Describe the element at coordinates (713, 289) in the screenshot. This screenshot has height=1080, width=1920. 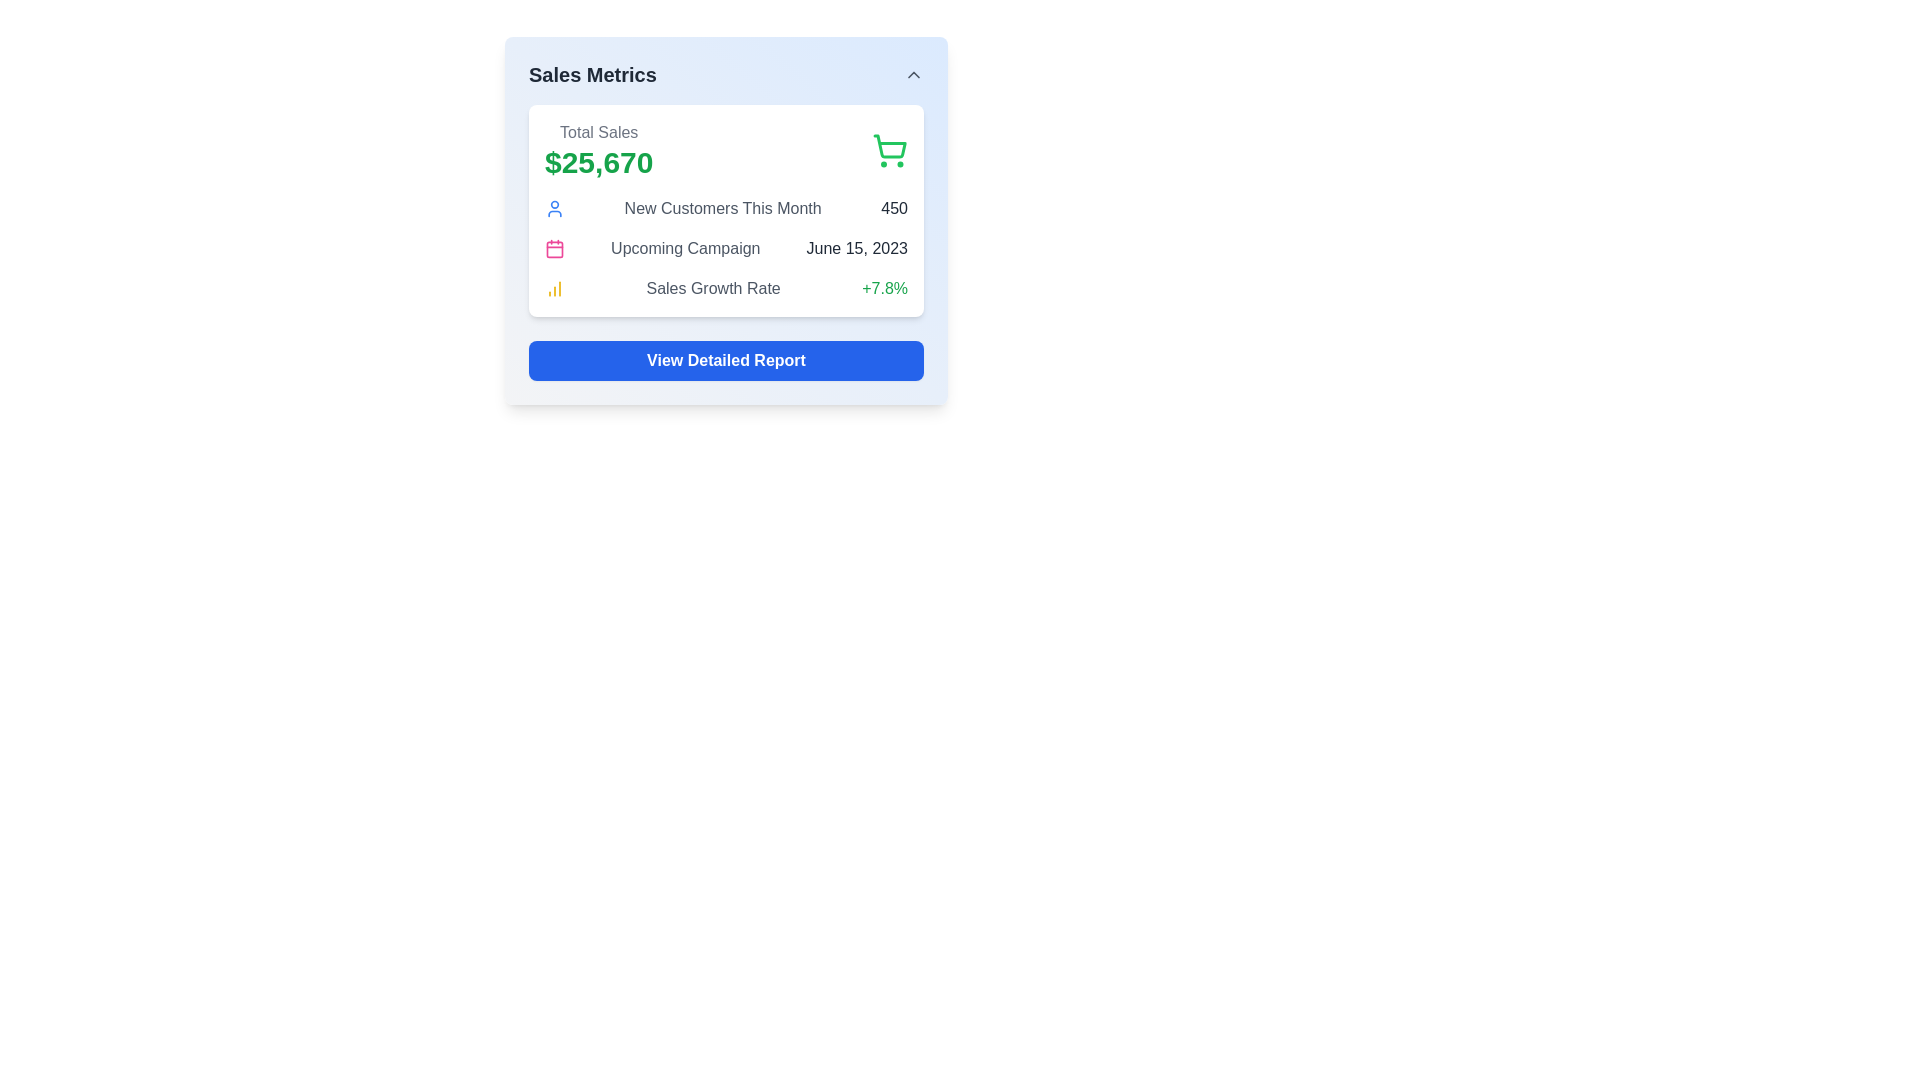
I see `the text label that describes the sales growth rate, which is positioned to the left of the value '+7.8%' and aligned beside a chart icon` at that location.